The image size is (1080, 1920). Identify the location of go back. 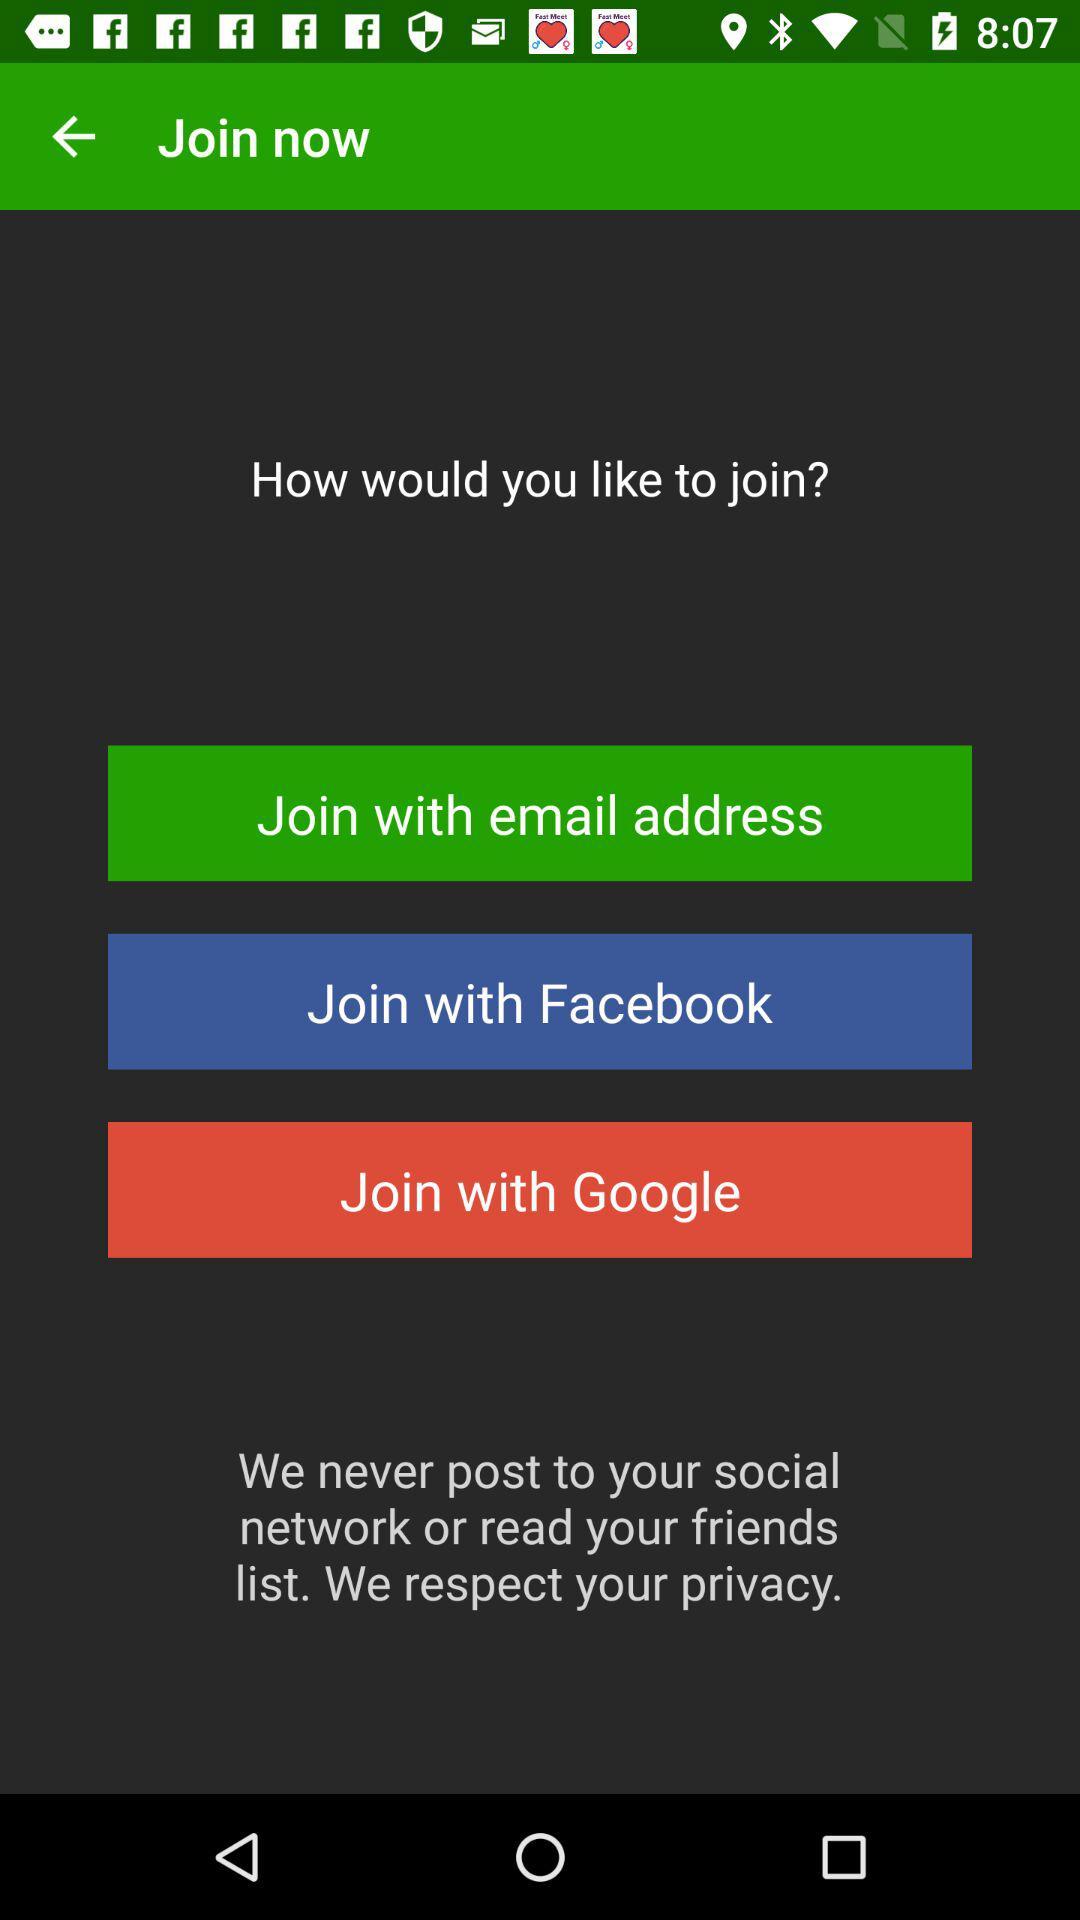
(72, 135).